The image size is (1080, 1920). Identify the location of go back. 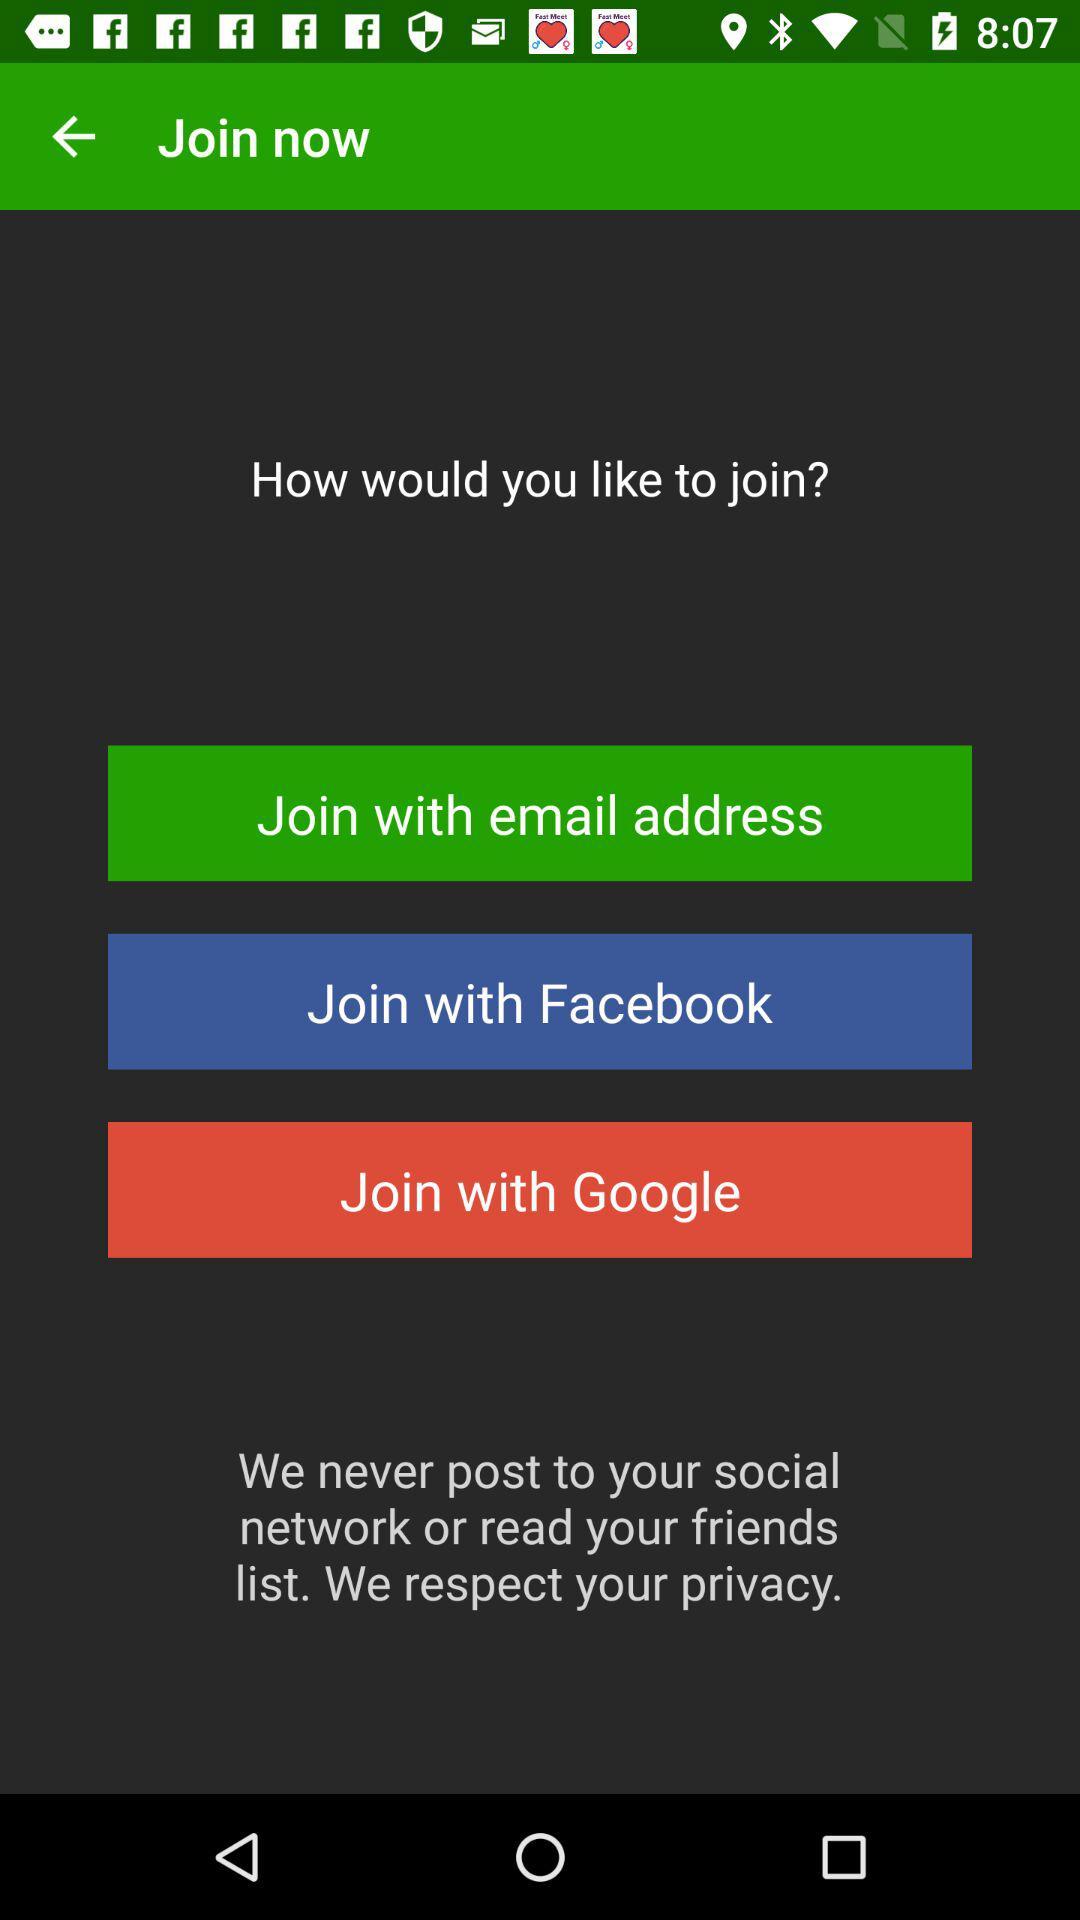
(72, 135).